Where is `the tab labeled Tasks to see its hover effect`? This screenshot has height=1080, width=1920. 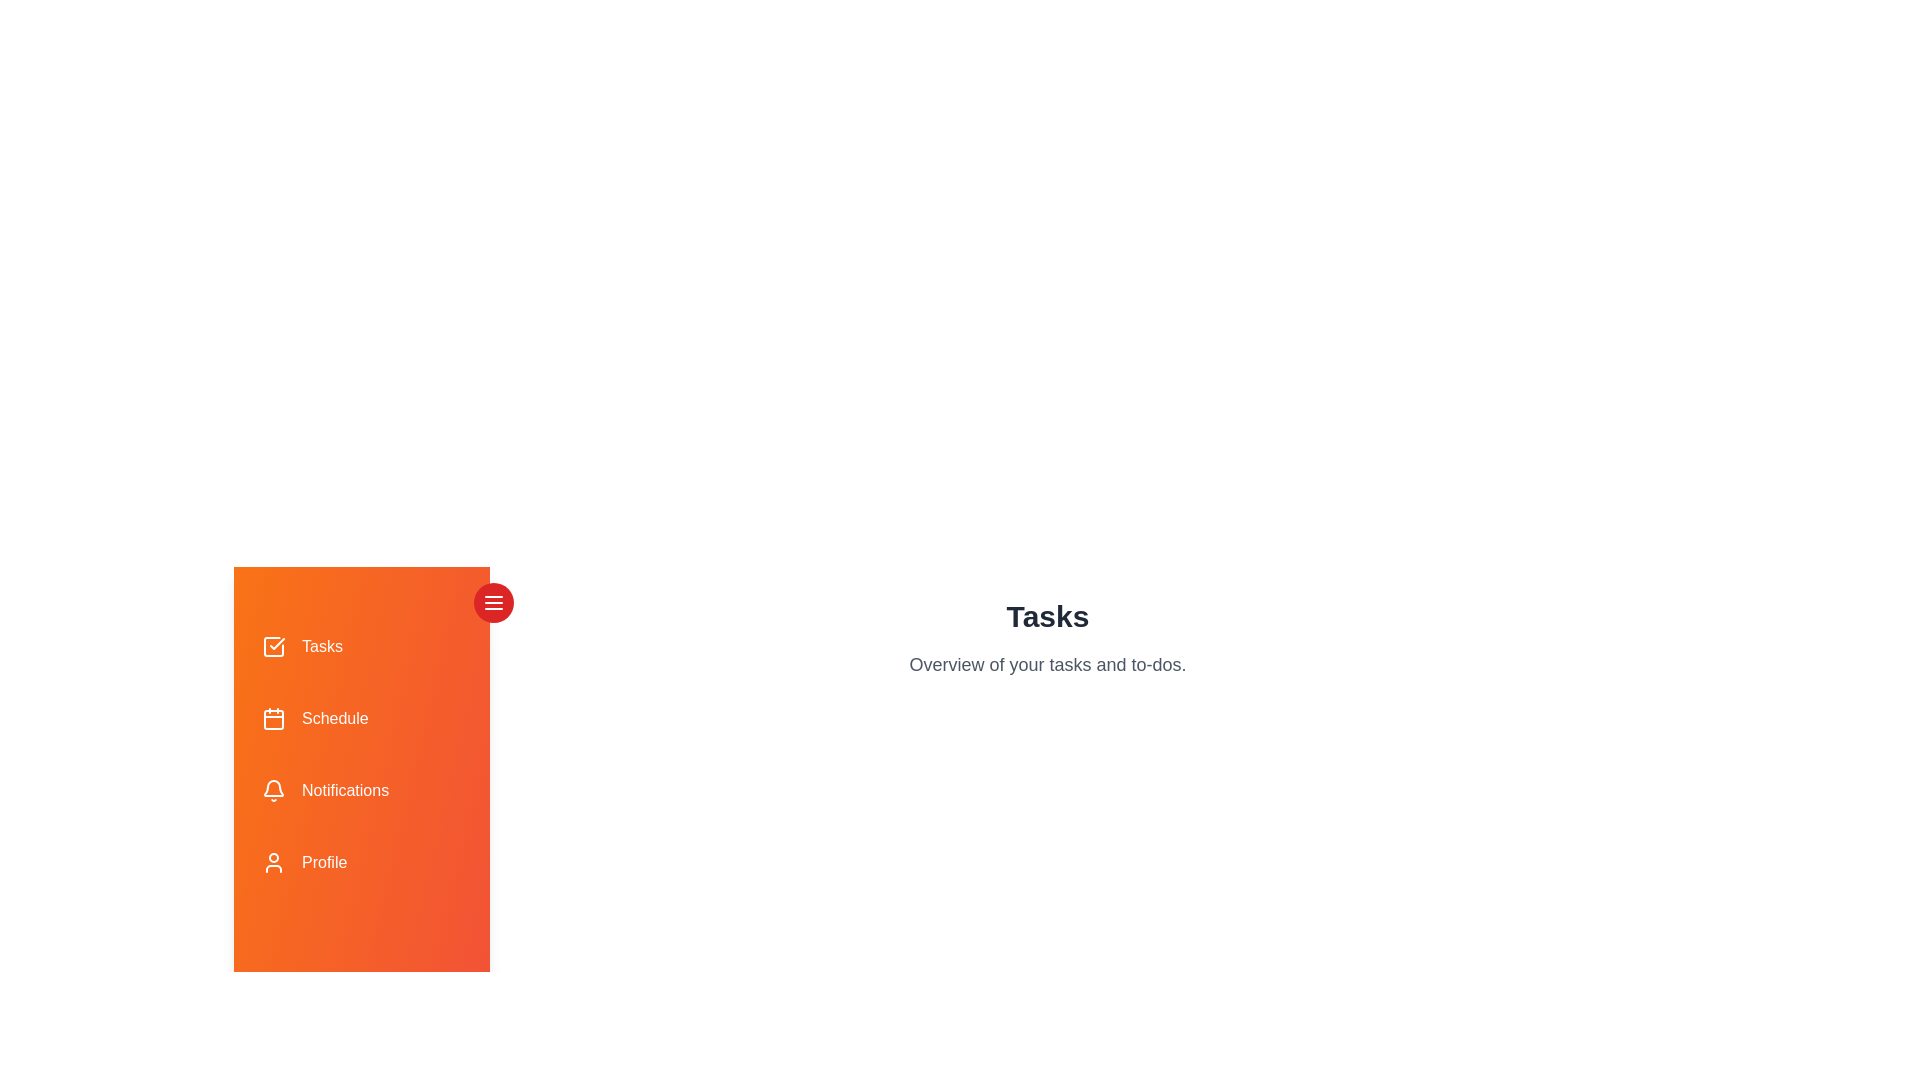
the tab labeled Tasks to see its hover effect is located at coordinates (361, 647).